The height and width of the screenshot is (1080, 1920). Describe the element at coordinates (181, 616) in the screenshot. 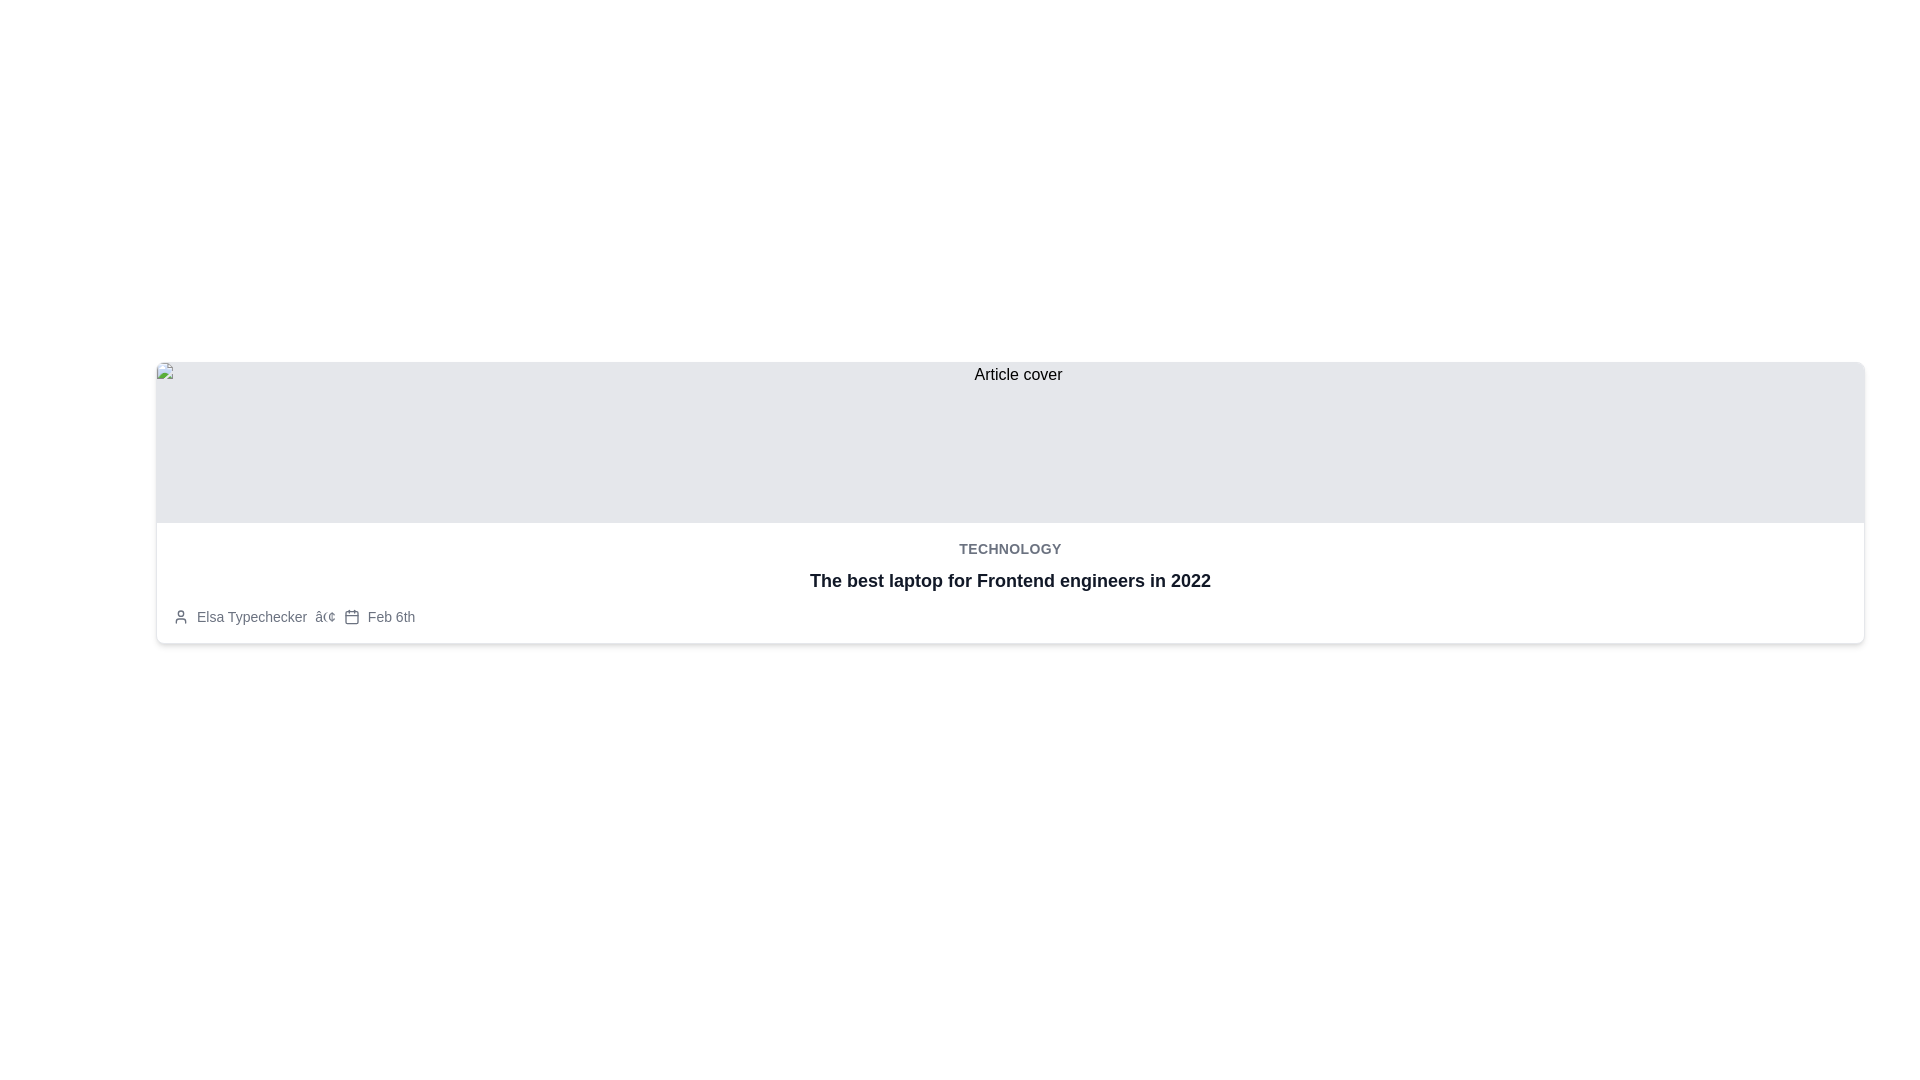

I see `the avatar icon representing a user's profile picture, which is positioned at the start of the text line 'Elsa Typechecker â¢ Feb 6th'` at that location.